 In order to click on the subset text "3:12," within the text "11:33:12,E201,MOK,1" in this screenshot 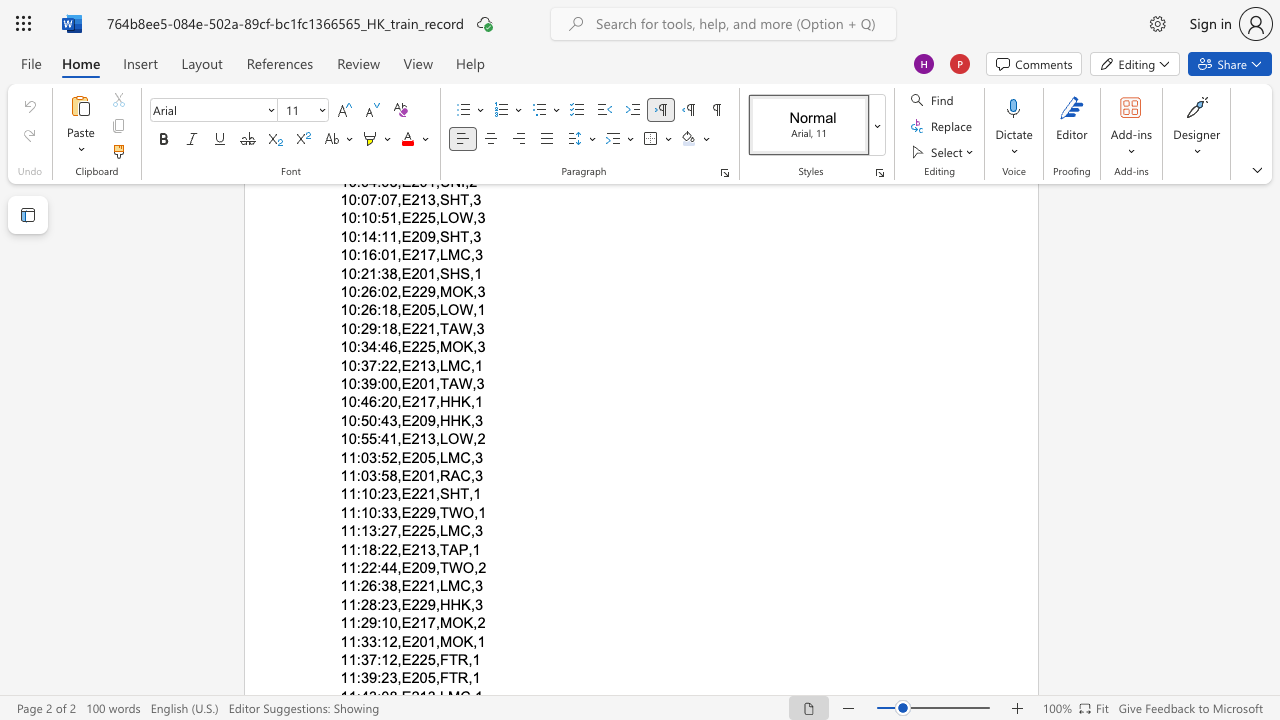, I will do `click(369, 641)`.